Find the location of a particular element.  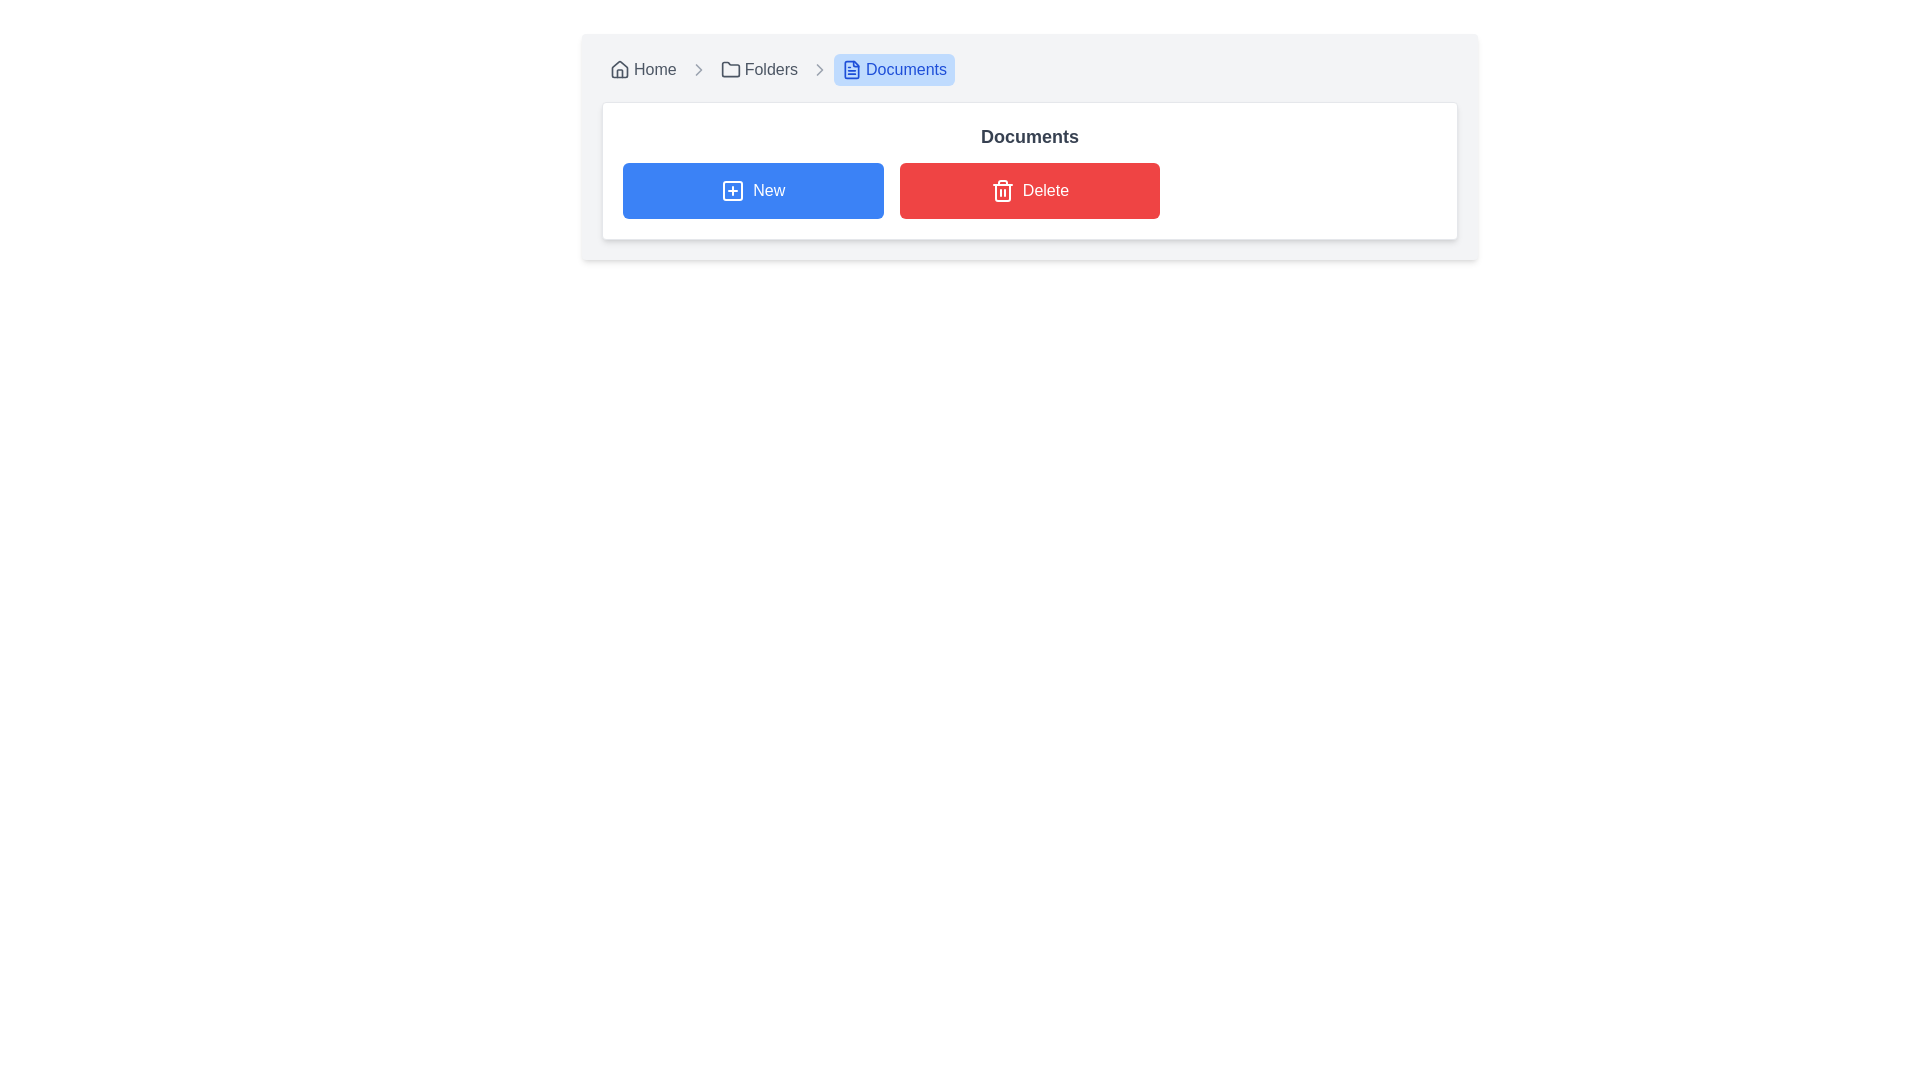

the 'Delete' text label, which is styled with a red background and white font color, located within the 'Delete' button adjacent to the trash icon is located at coordinates (1045, 191).